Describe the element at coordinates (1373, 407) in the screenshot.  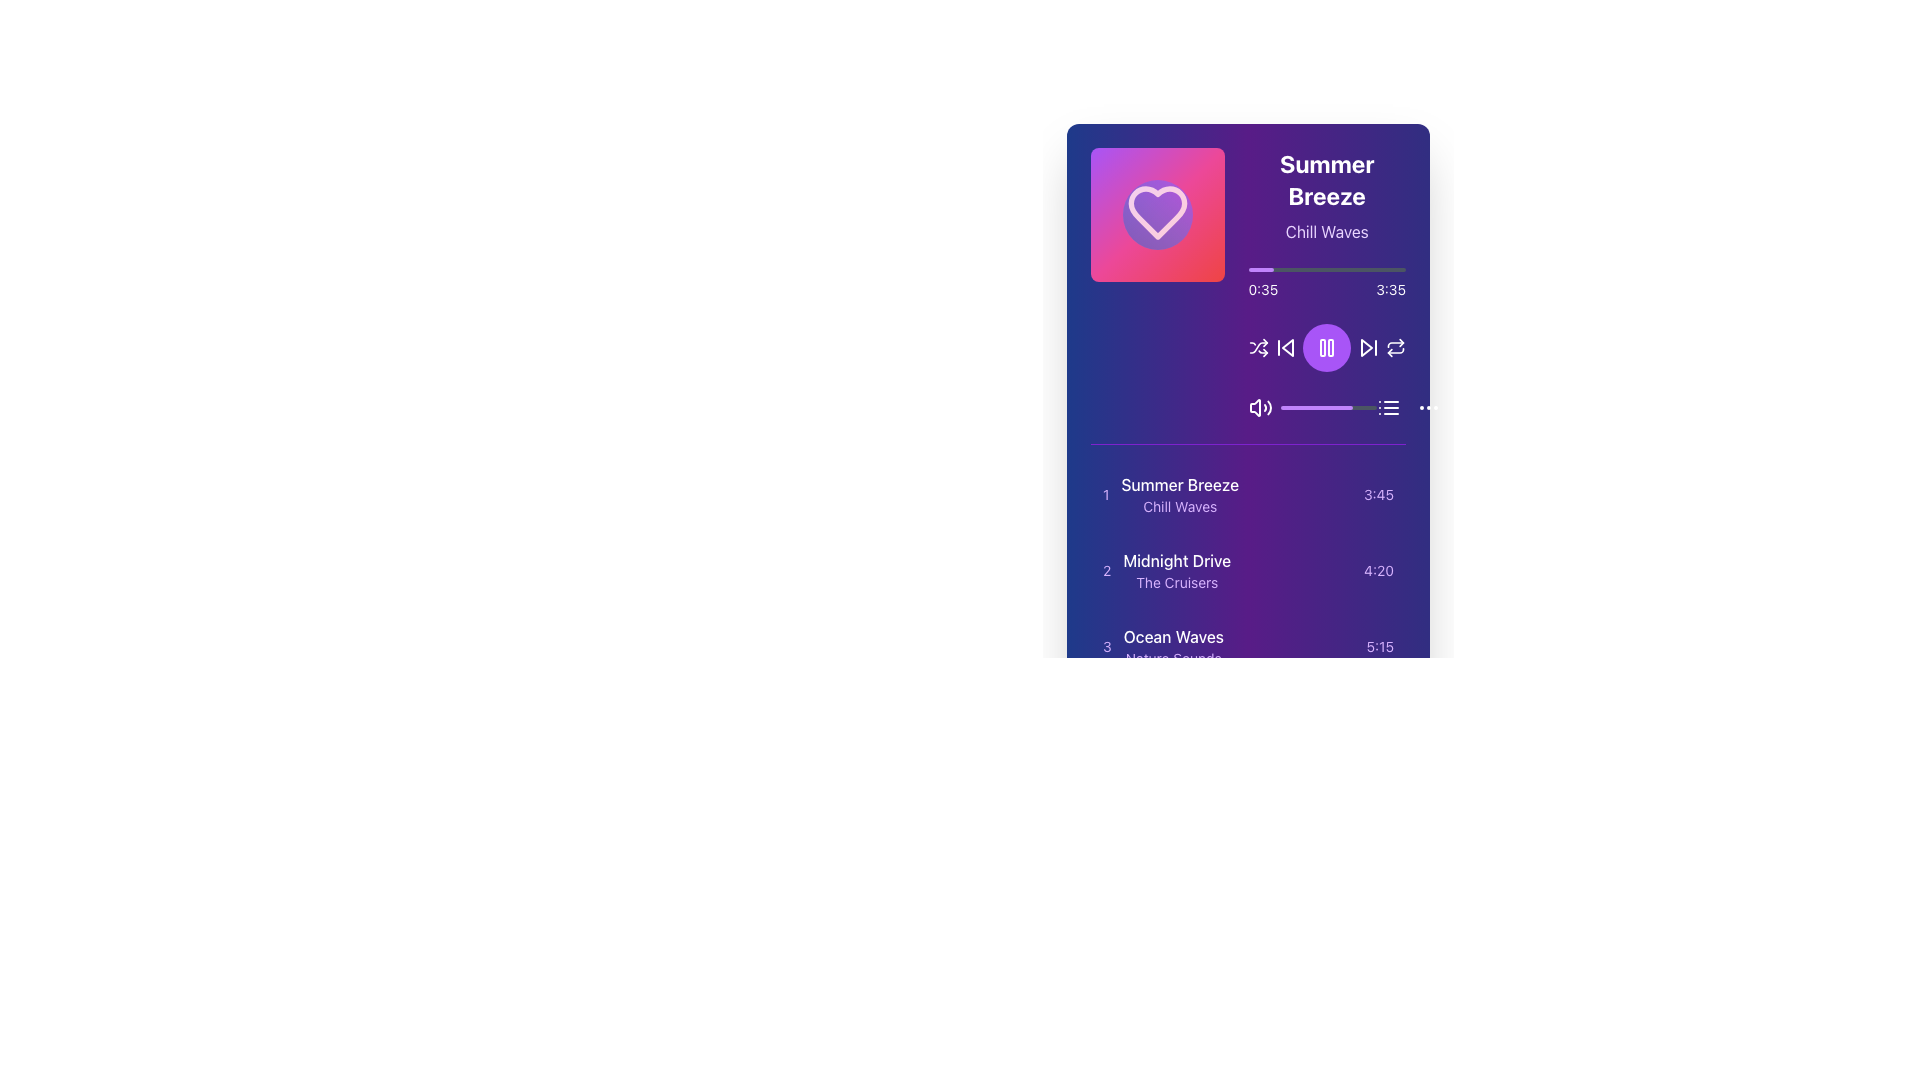
I see `the slider value` at that location.